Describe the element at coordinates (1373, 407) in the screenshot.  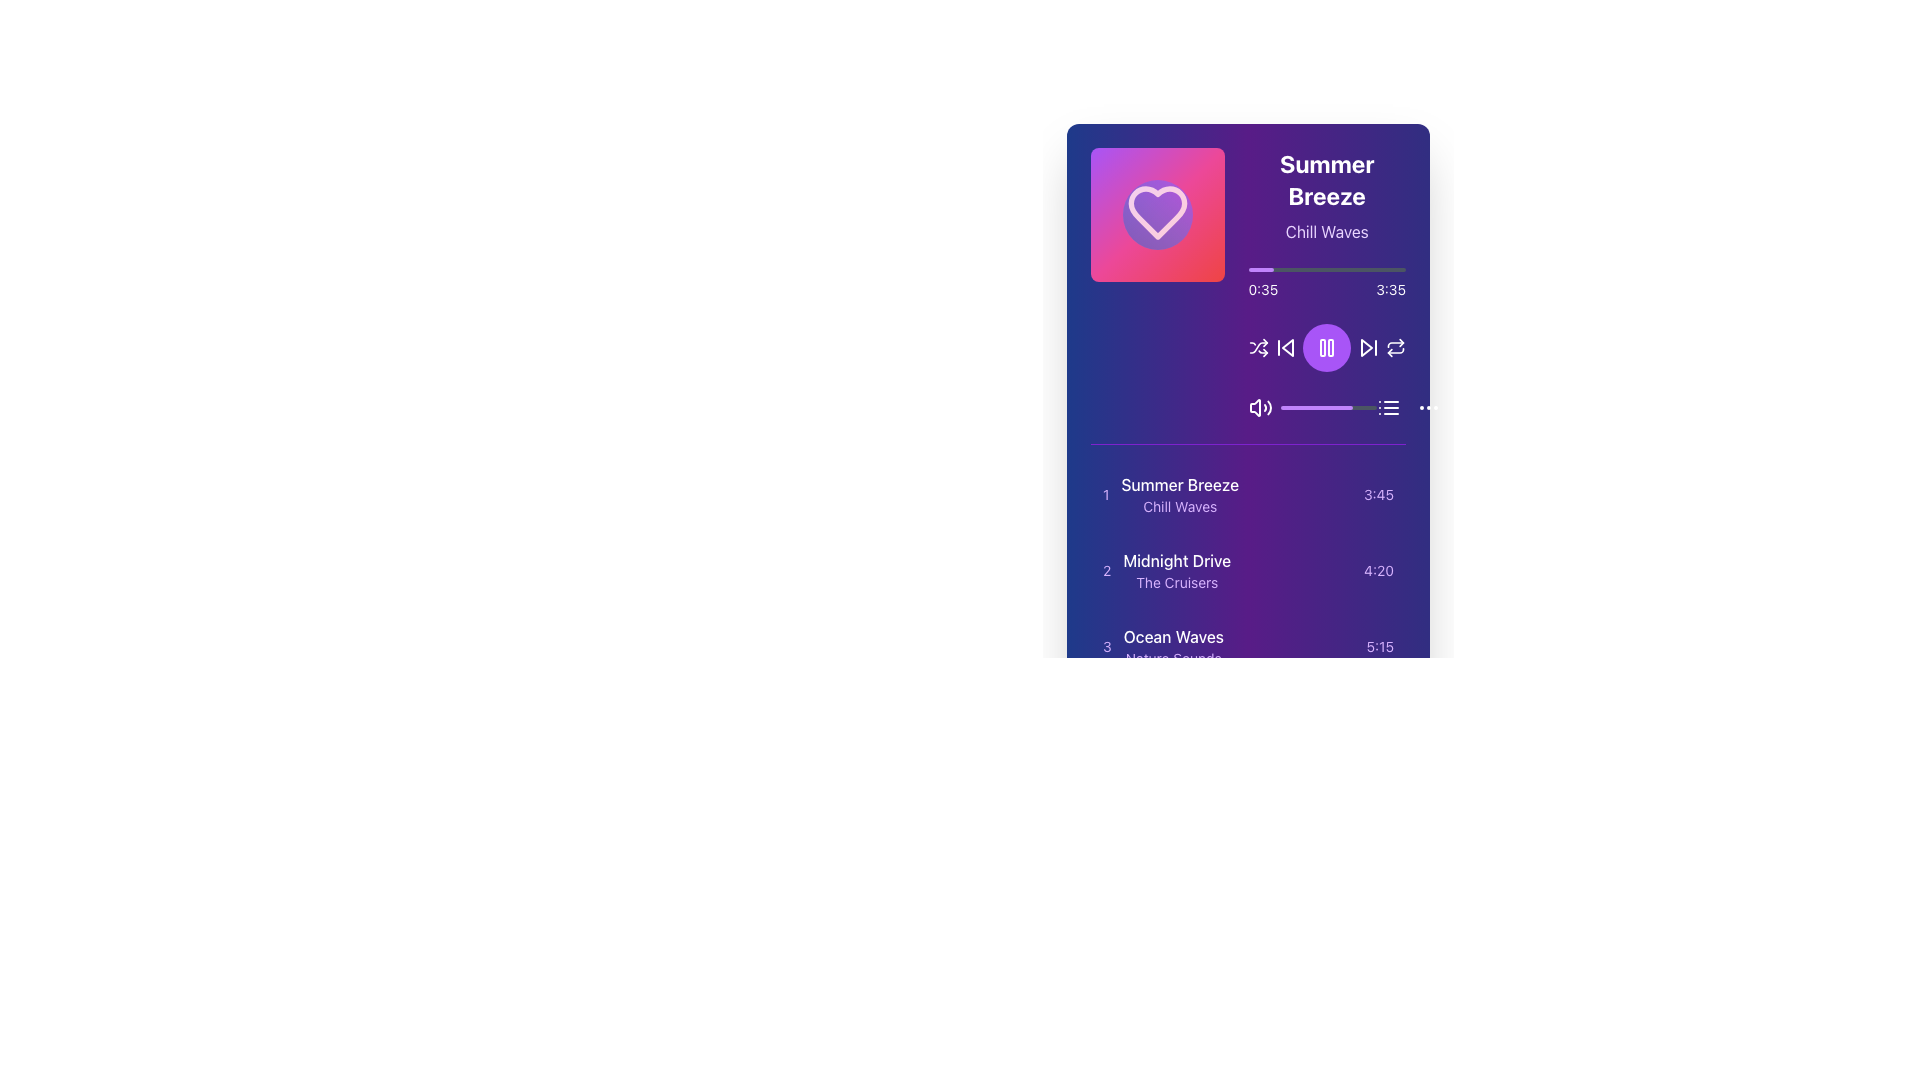
I see `the slider value` at that location.